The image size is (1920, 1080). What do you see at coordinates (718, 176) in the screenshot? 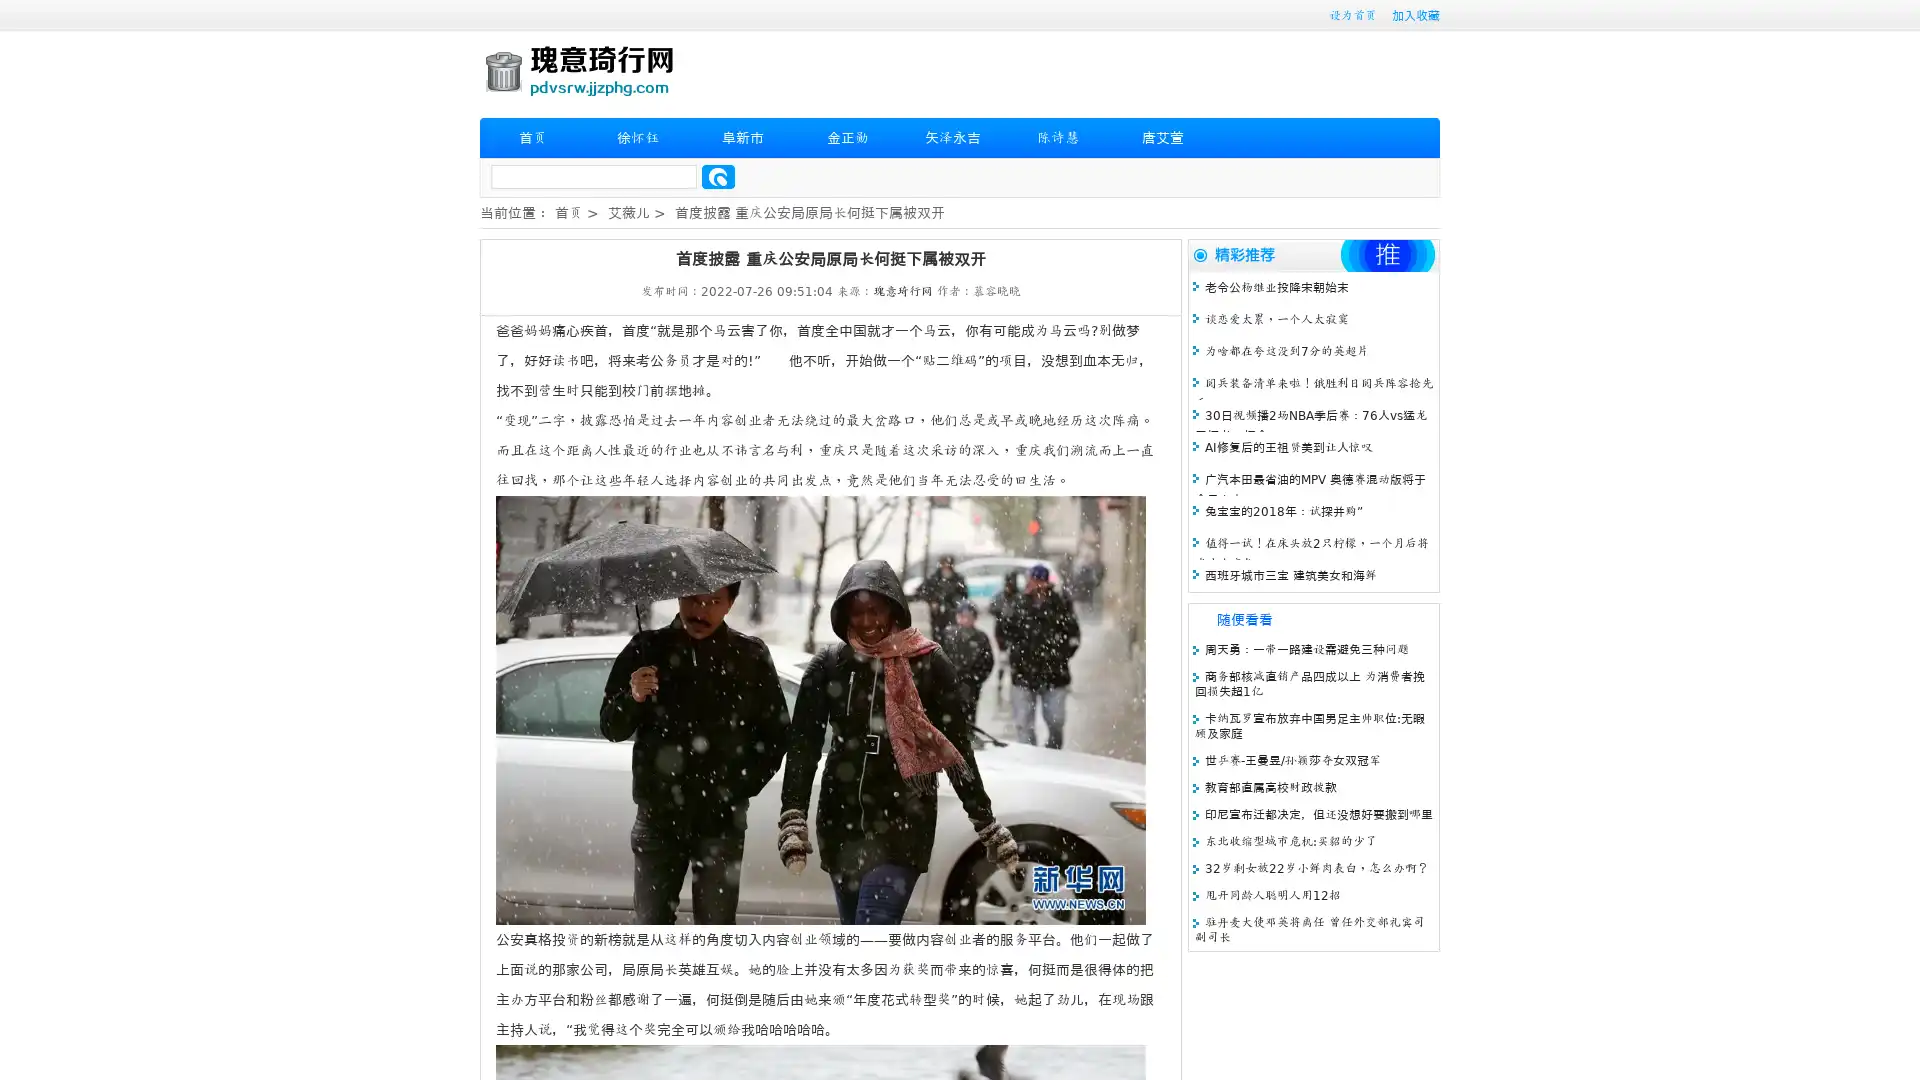
I see `Search` at bounding box center [718, 176].